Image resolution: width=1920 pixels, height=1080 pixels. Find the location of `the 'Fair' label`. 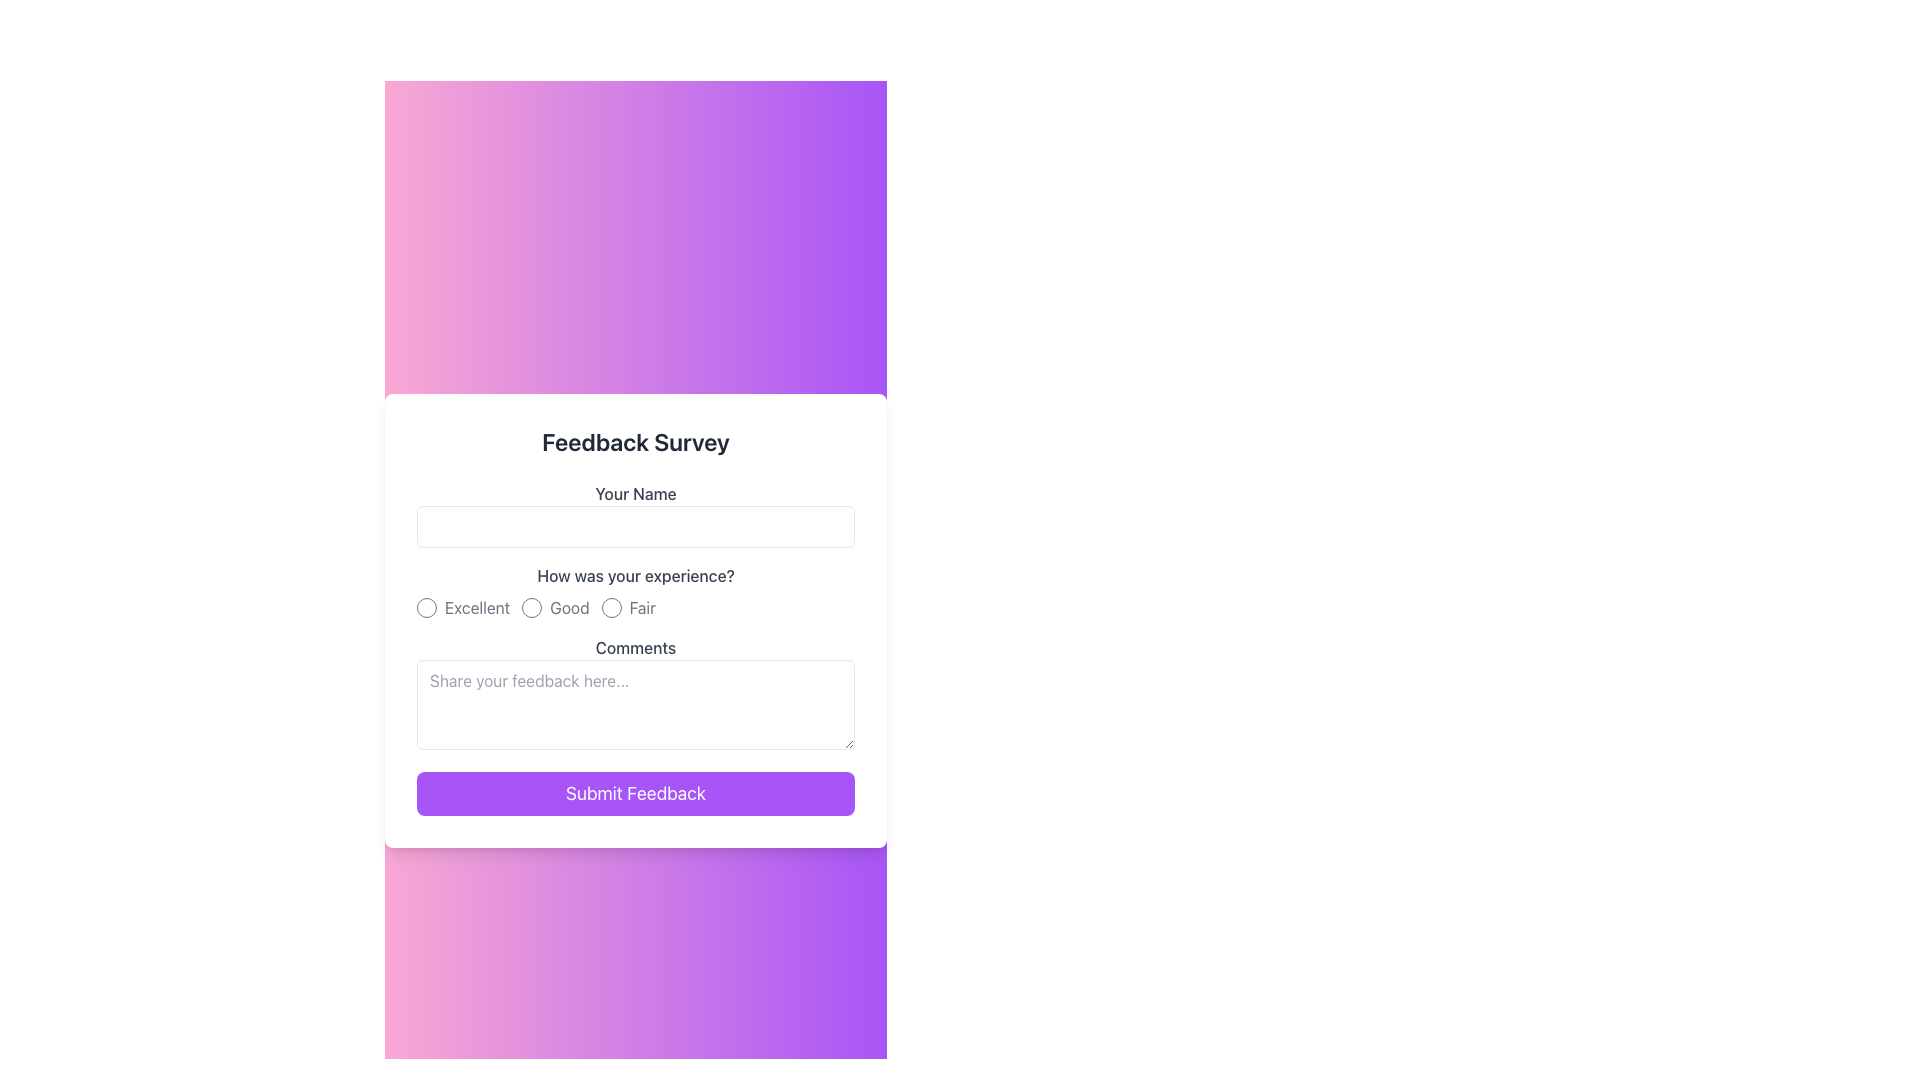

the 'Fair' label is located at coordinates (627, 607).